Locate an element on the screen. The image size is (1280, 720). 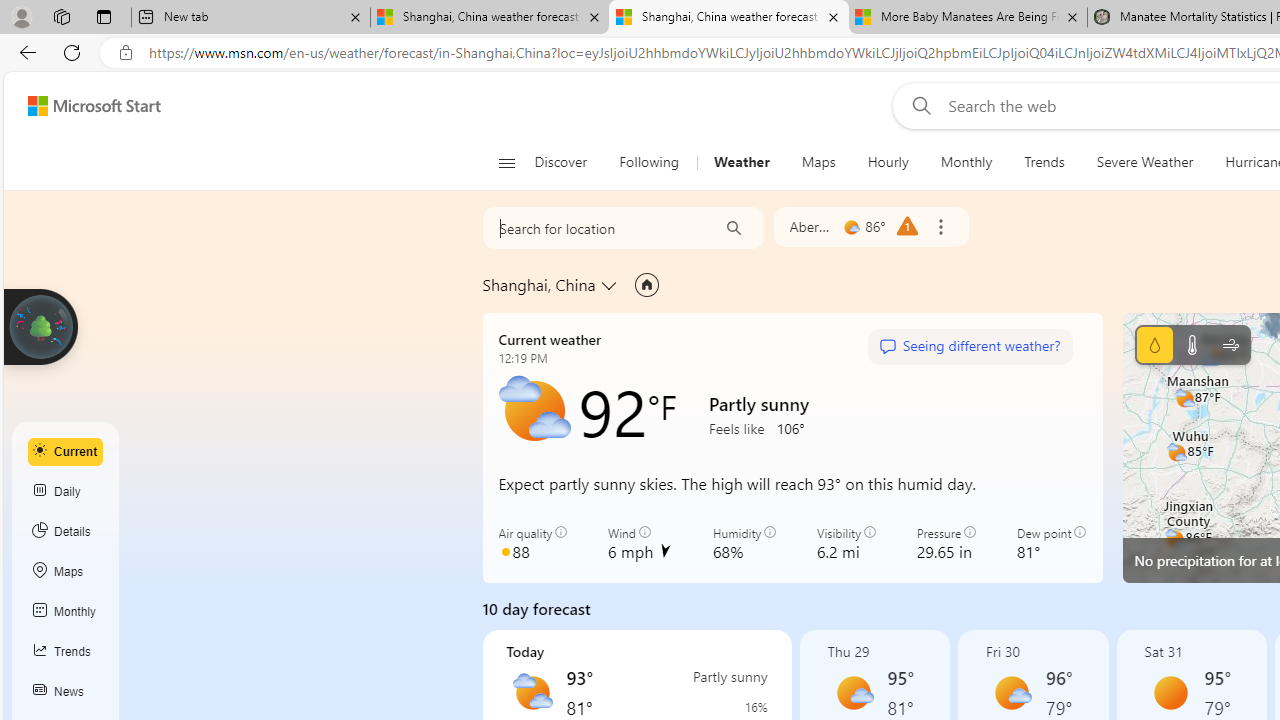
'Partly sunny' is located at coordinates (532, 692).